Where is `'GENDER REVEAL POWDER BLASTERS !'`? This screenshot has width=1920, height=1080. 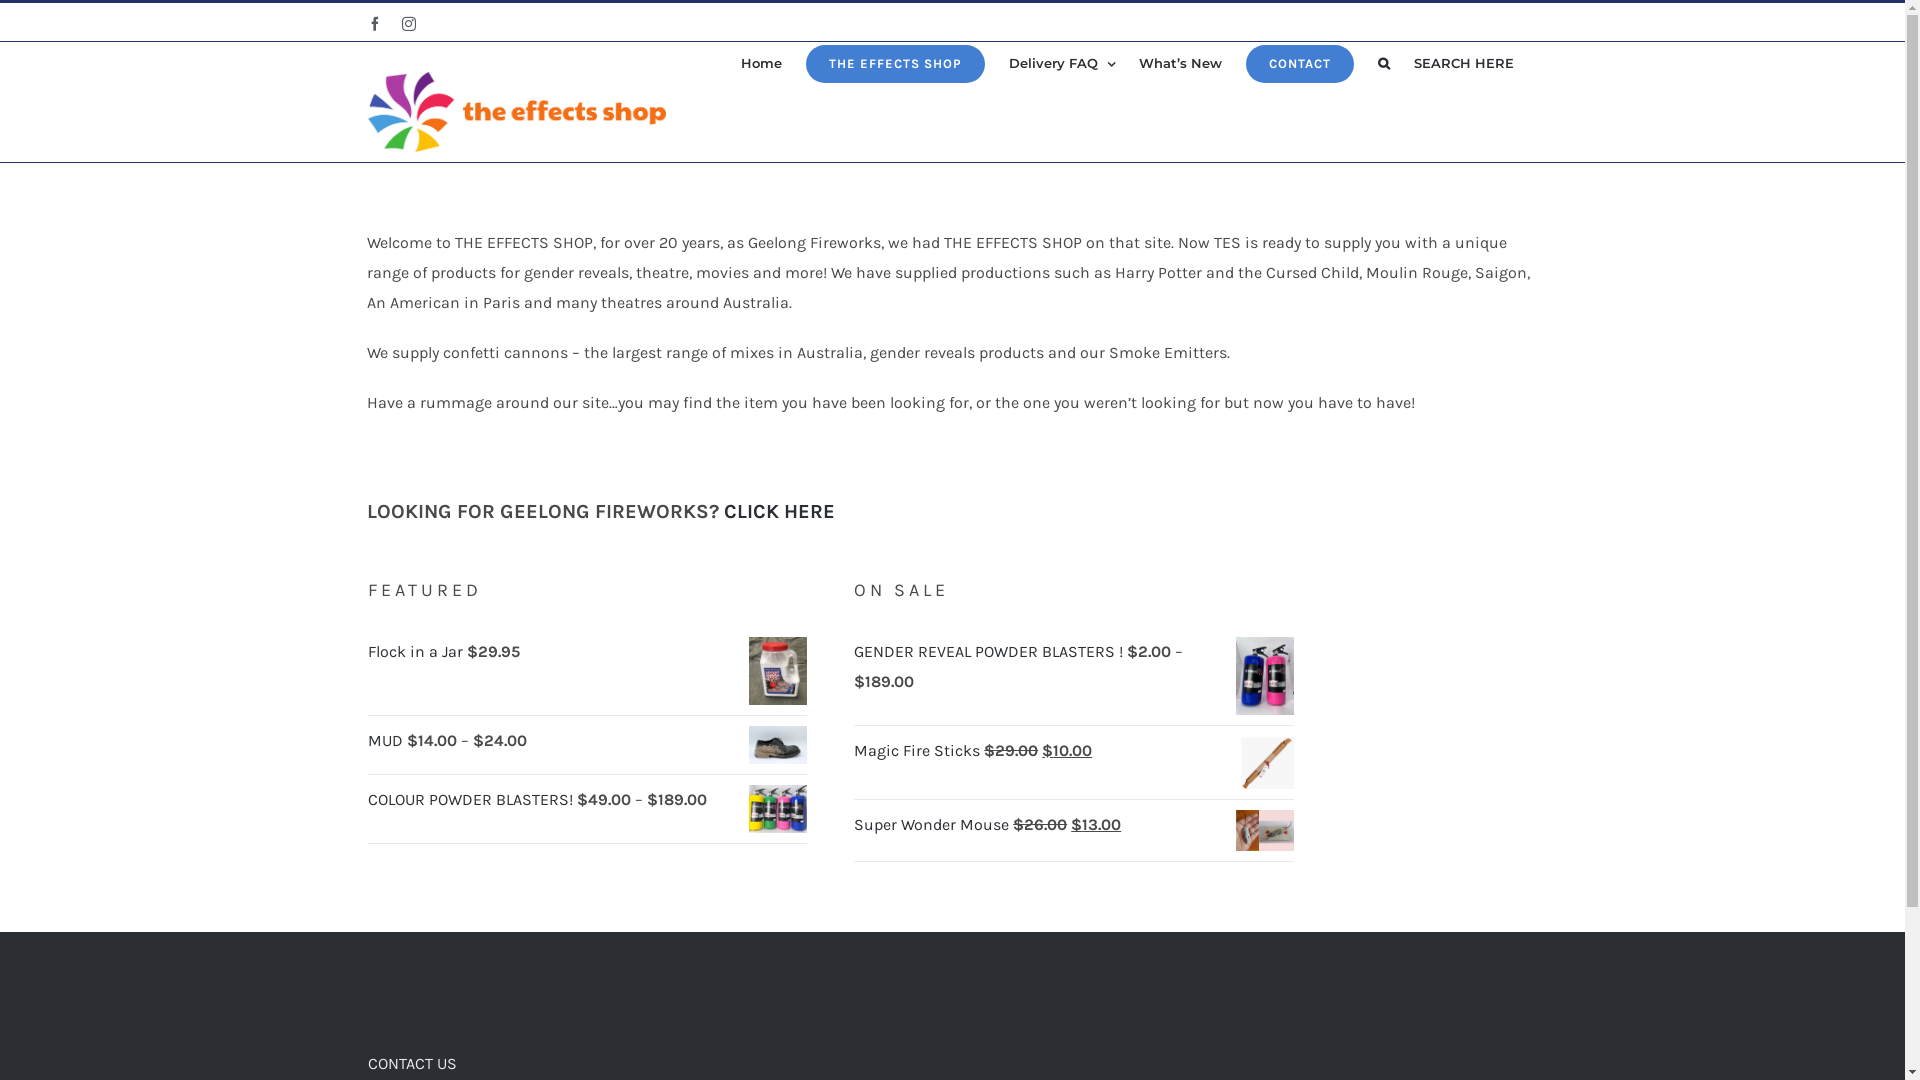
'GENDER REVEAL POWDER BLASTERS !' is located at coordinates (990, 651).